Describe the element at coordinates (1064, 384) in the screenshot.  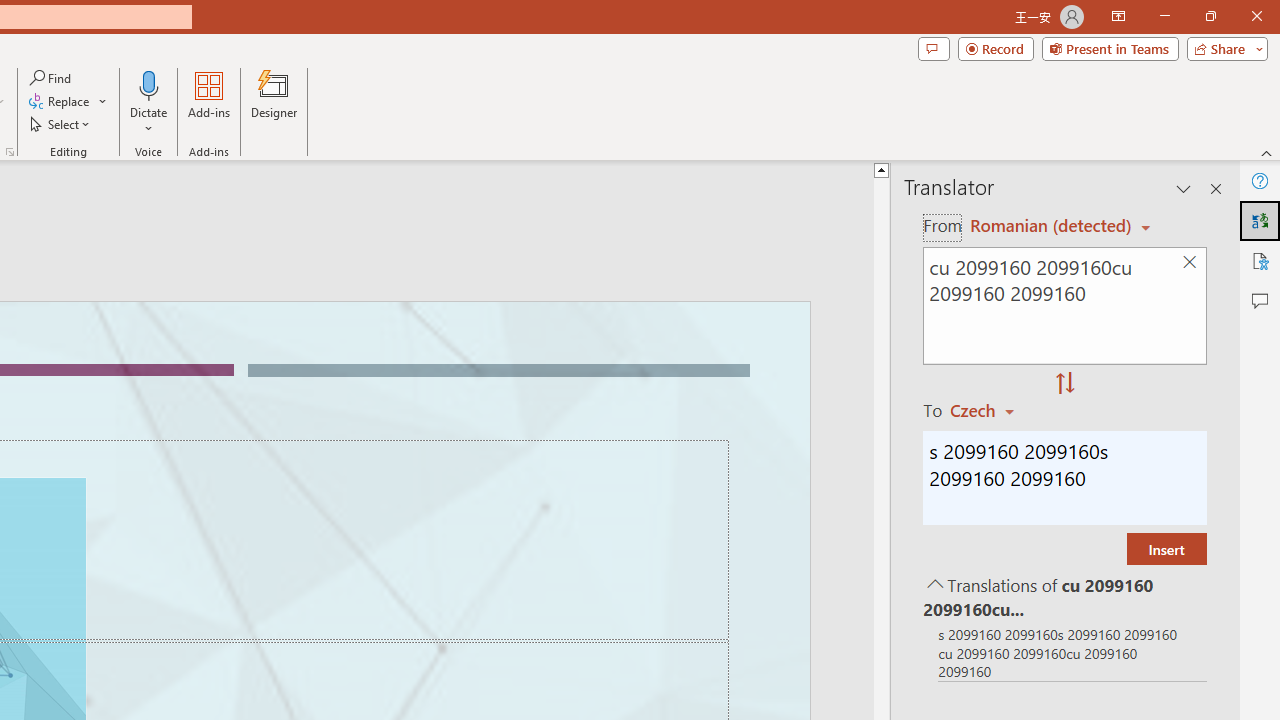
I see `'Swap "from" and "to" languages.'` at that location.